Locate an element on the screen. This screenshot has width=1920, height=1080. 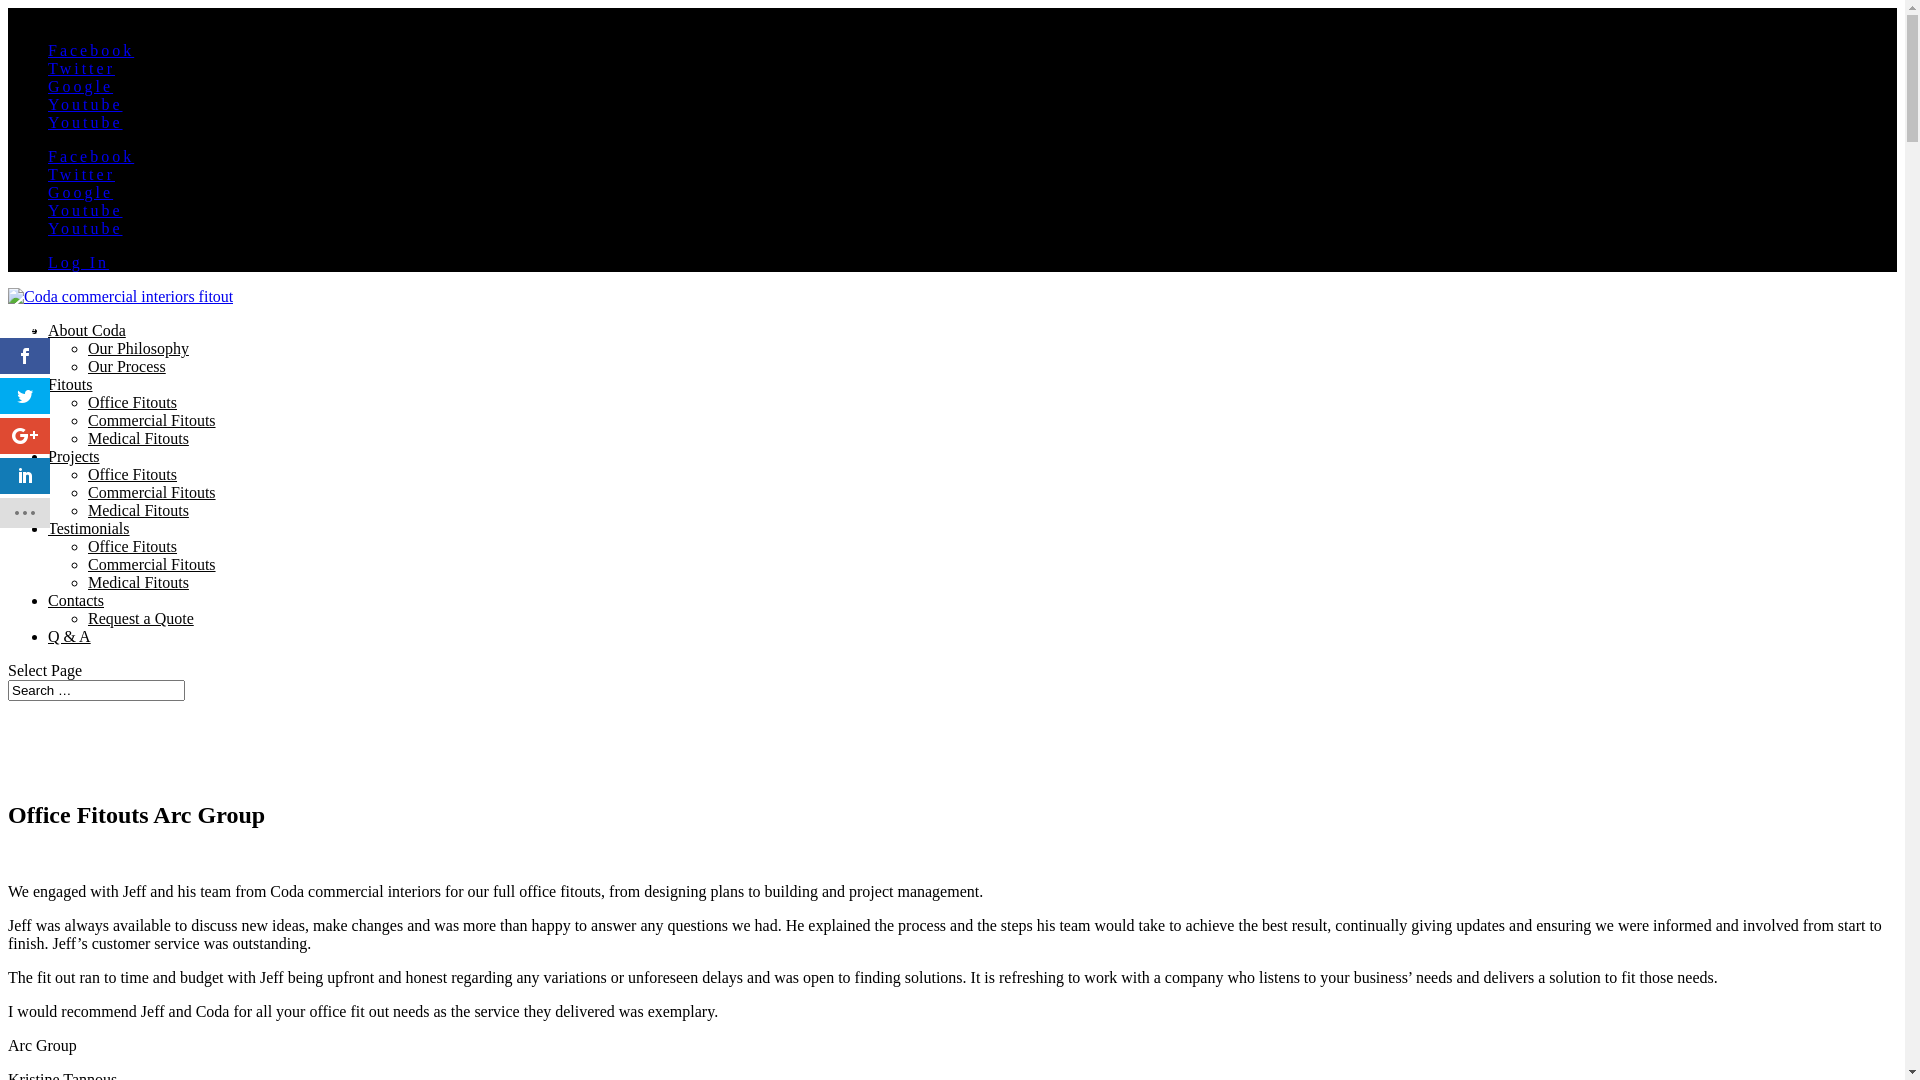
'Our Process' is located at coordinates (125, 366).